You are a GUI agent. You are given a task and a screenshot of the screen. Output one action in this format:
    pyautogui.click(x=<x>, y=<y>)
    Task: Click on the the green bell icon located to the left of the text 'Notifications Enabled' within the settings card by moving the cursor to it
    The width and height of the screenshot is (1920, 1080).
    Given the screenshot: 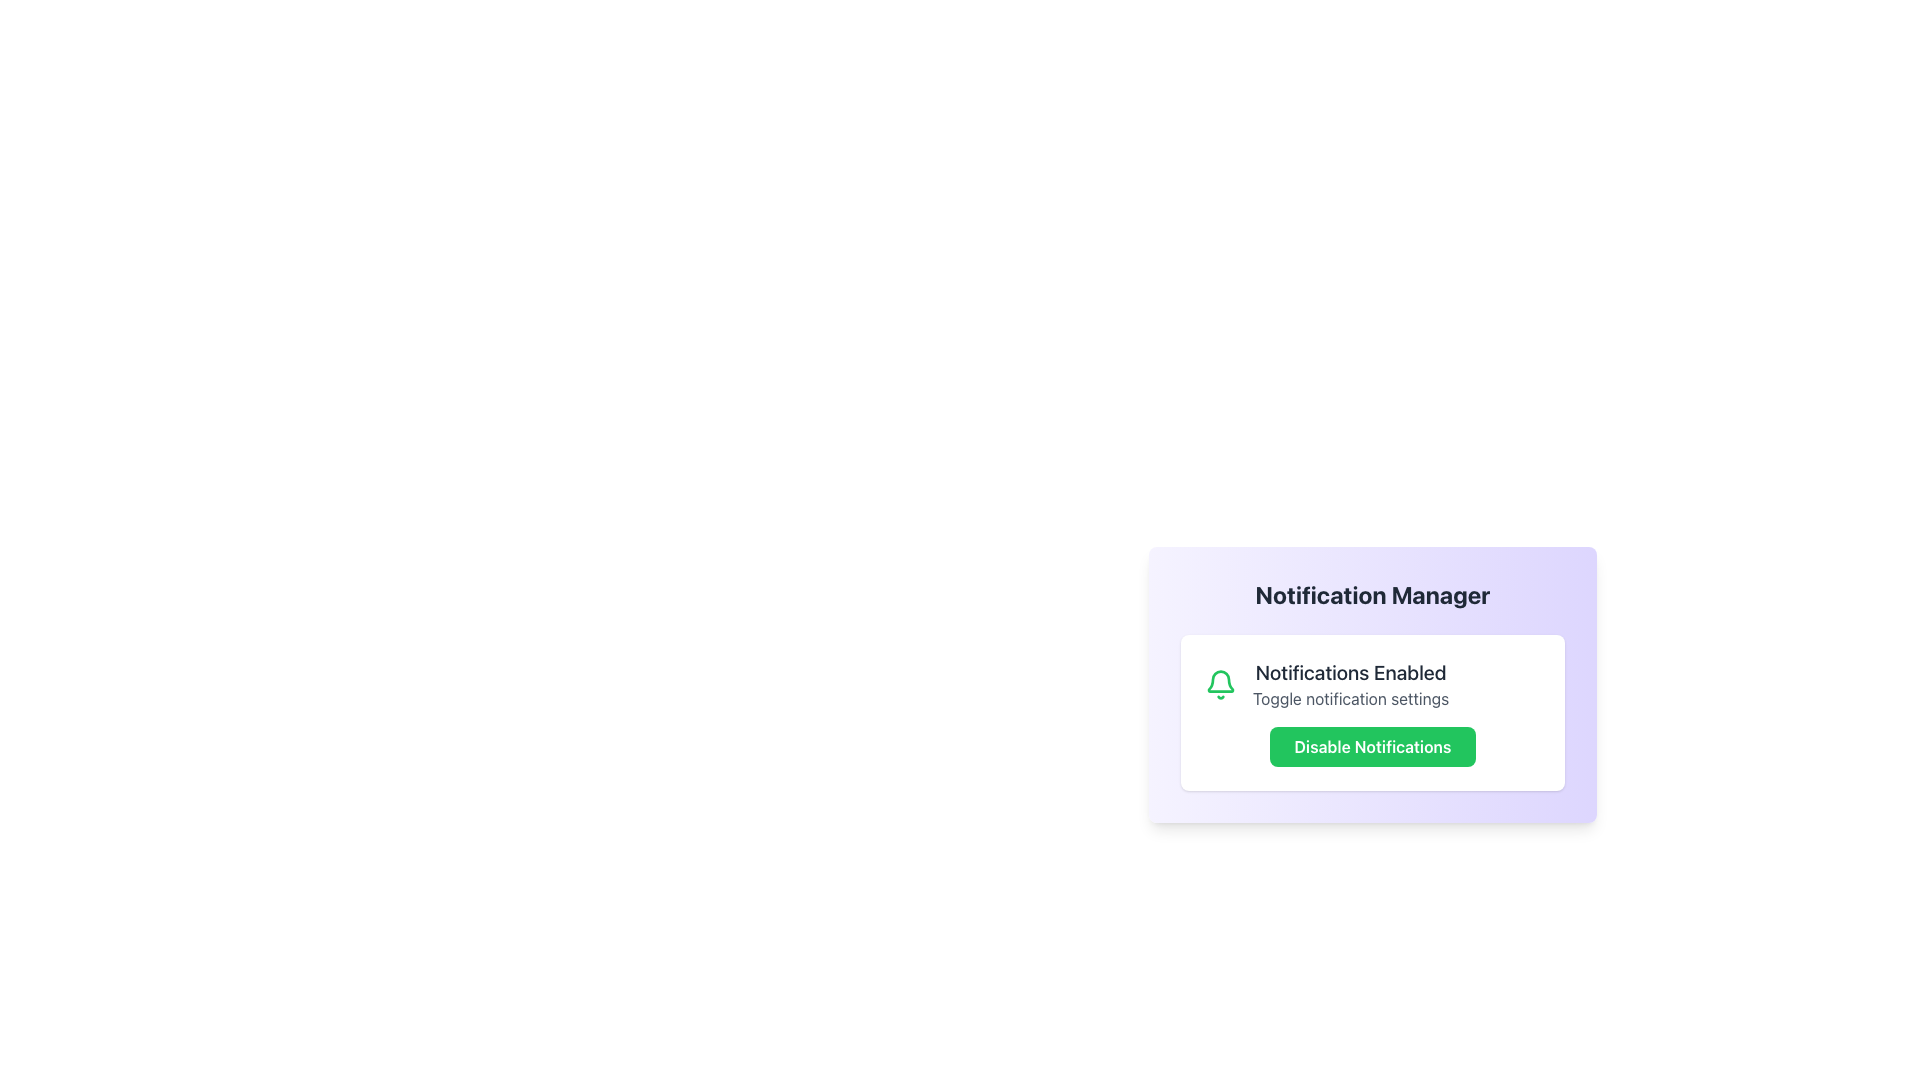 What is the action you would take?
    pyautogui.click(x=1219, y=684)
    